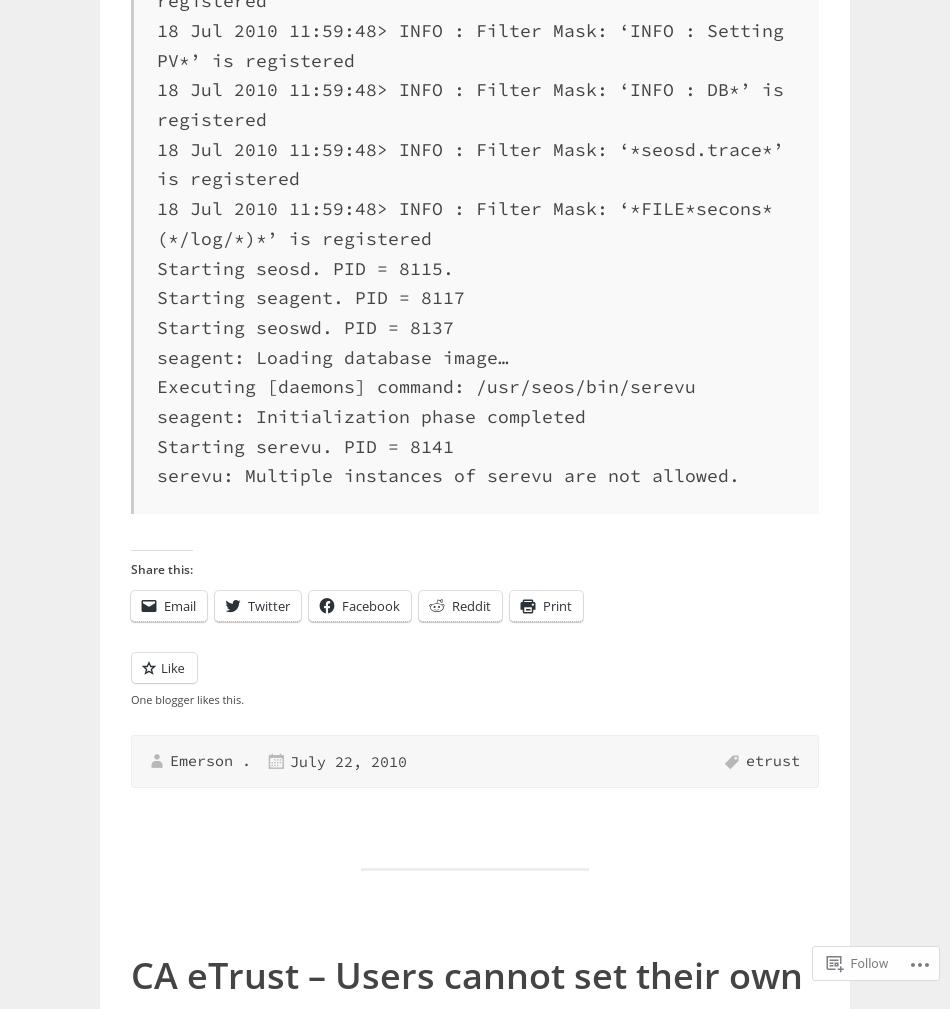 This screenshot has width=950, height=1009. Describe the element at coordinates (470, 604) in the screenshot. I see `'Reddit'` at that location.